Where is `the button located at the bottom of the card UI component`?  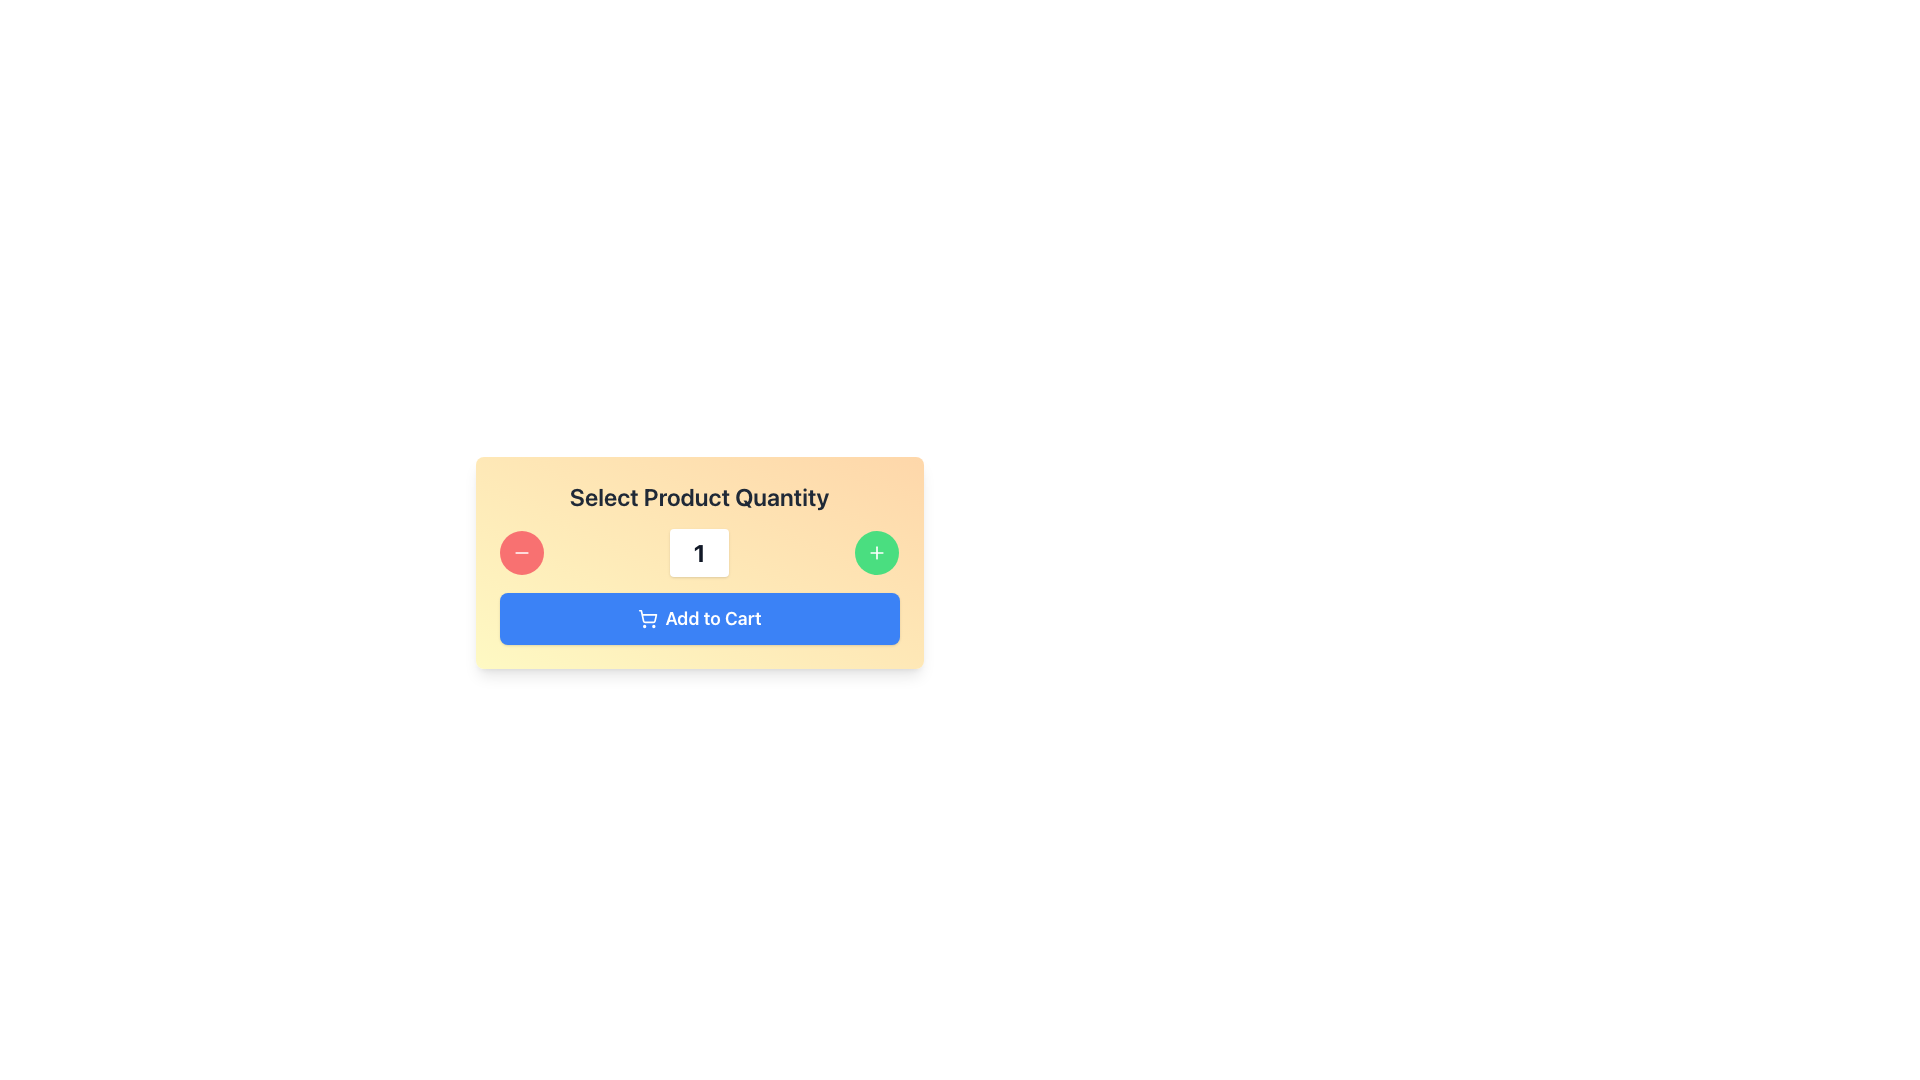 the button located at the bottom of the card UI component is located at coordinates (699, 617).